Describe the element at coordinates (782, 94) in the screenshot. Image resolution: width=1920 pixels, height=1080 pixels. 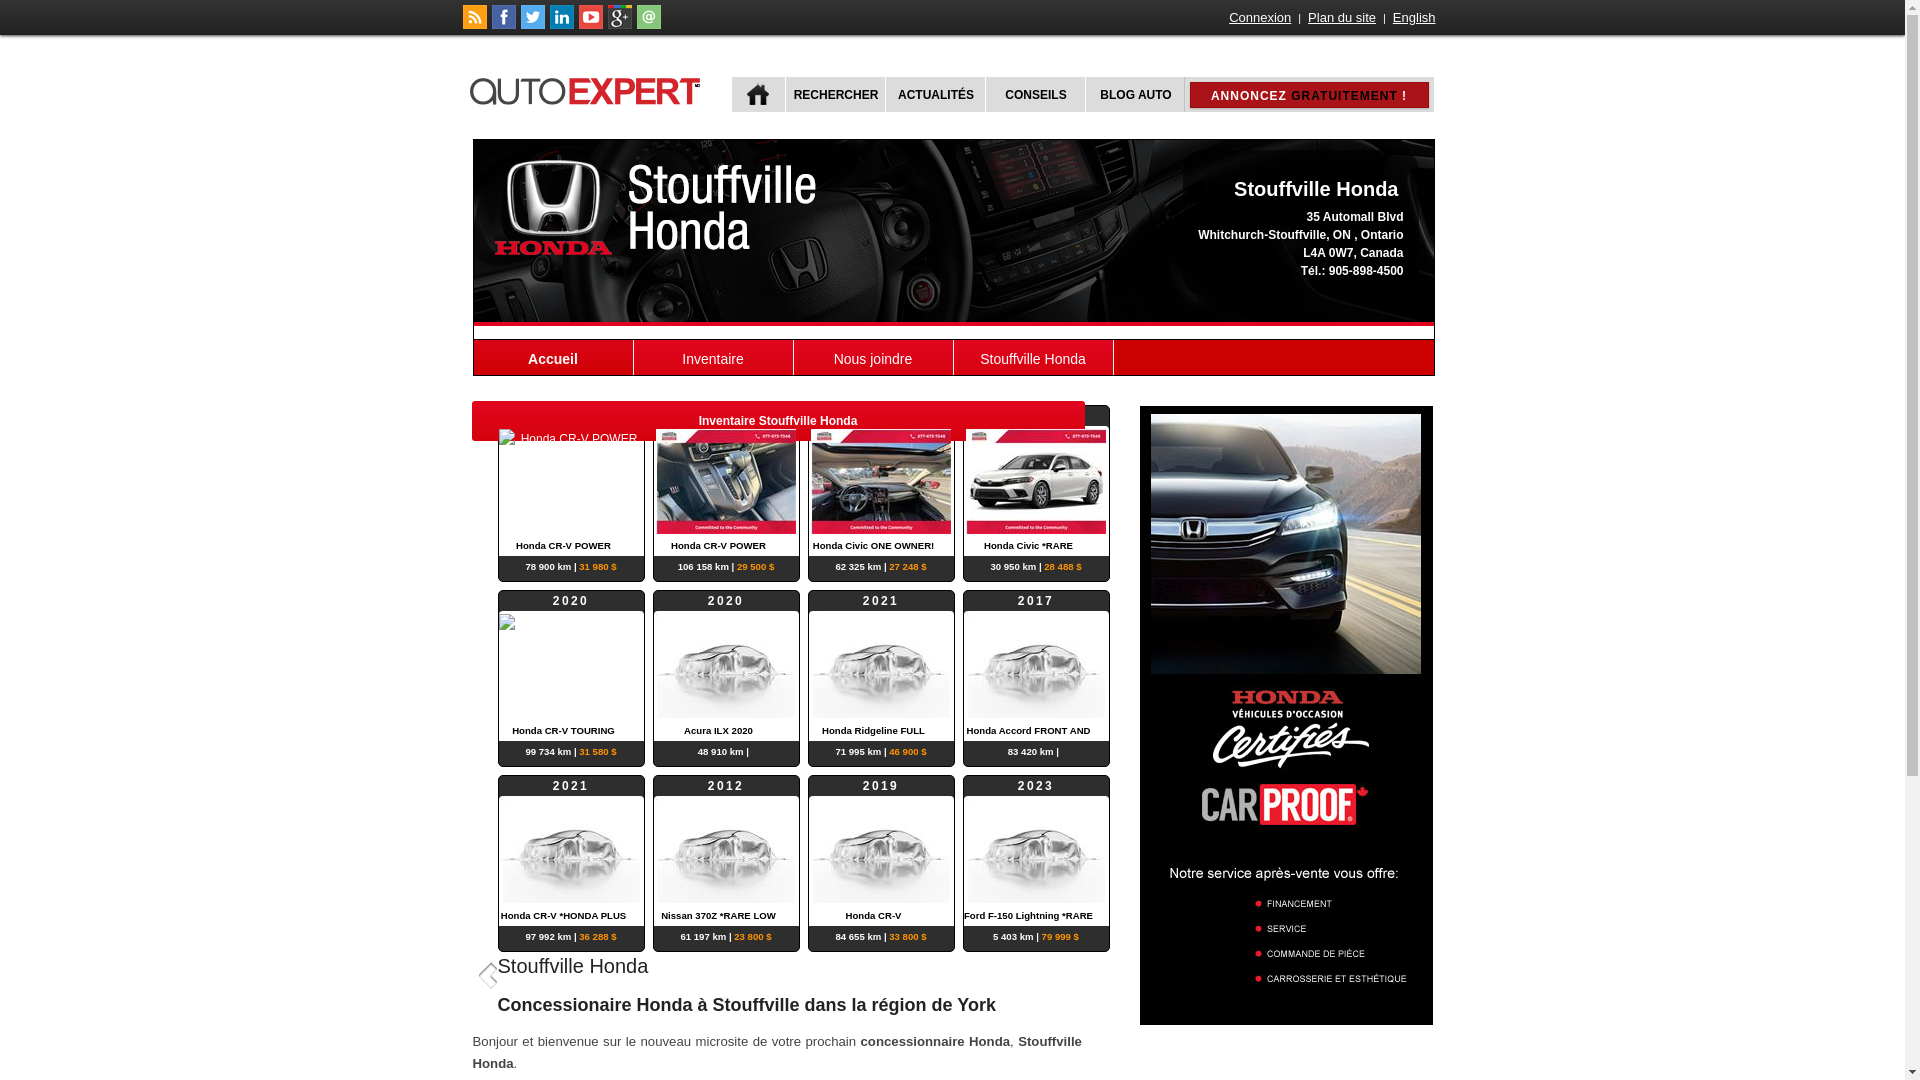
I see `'RECHERCHER'` at that location.